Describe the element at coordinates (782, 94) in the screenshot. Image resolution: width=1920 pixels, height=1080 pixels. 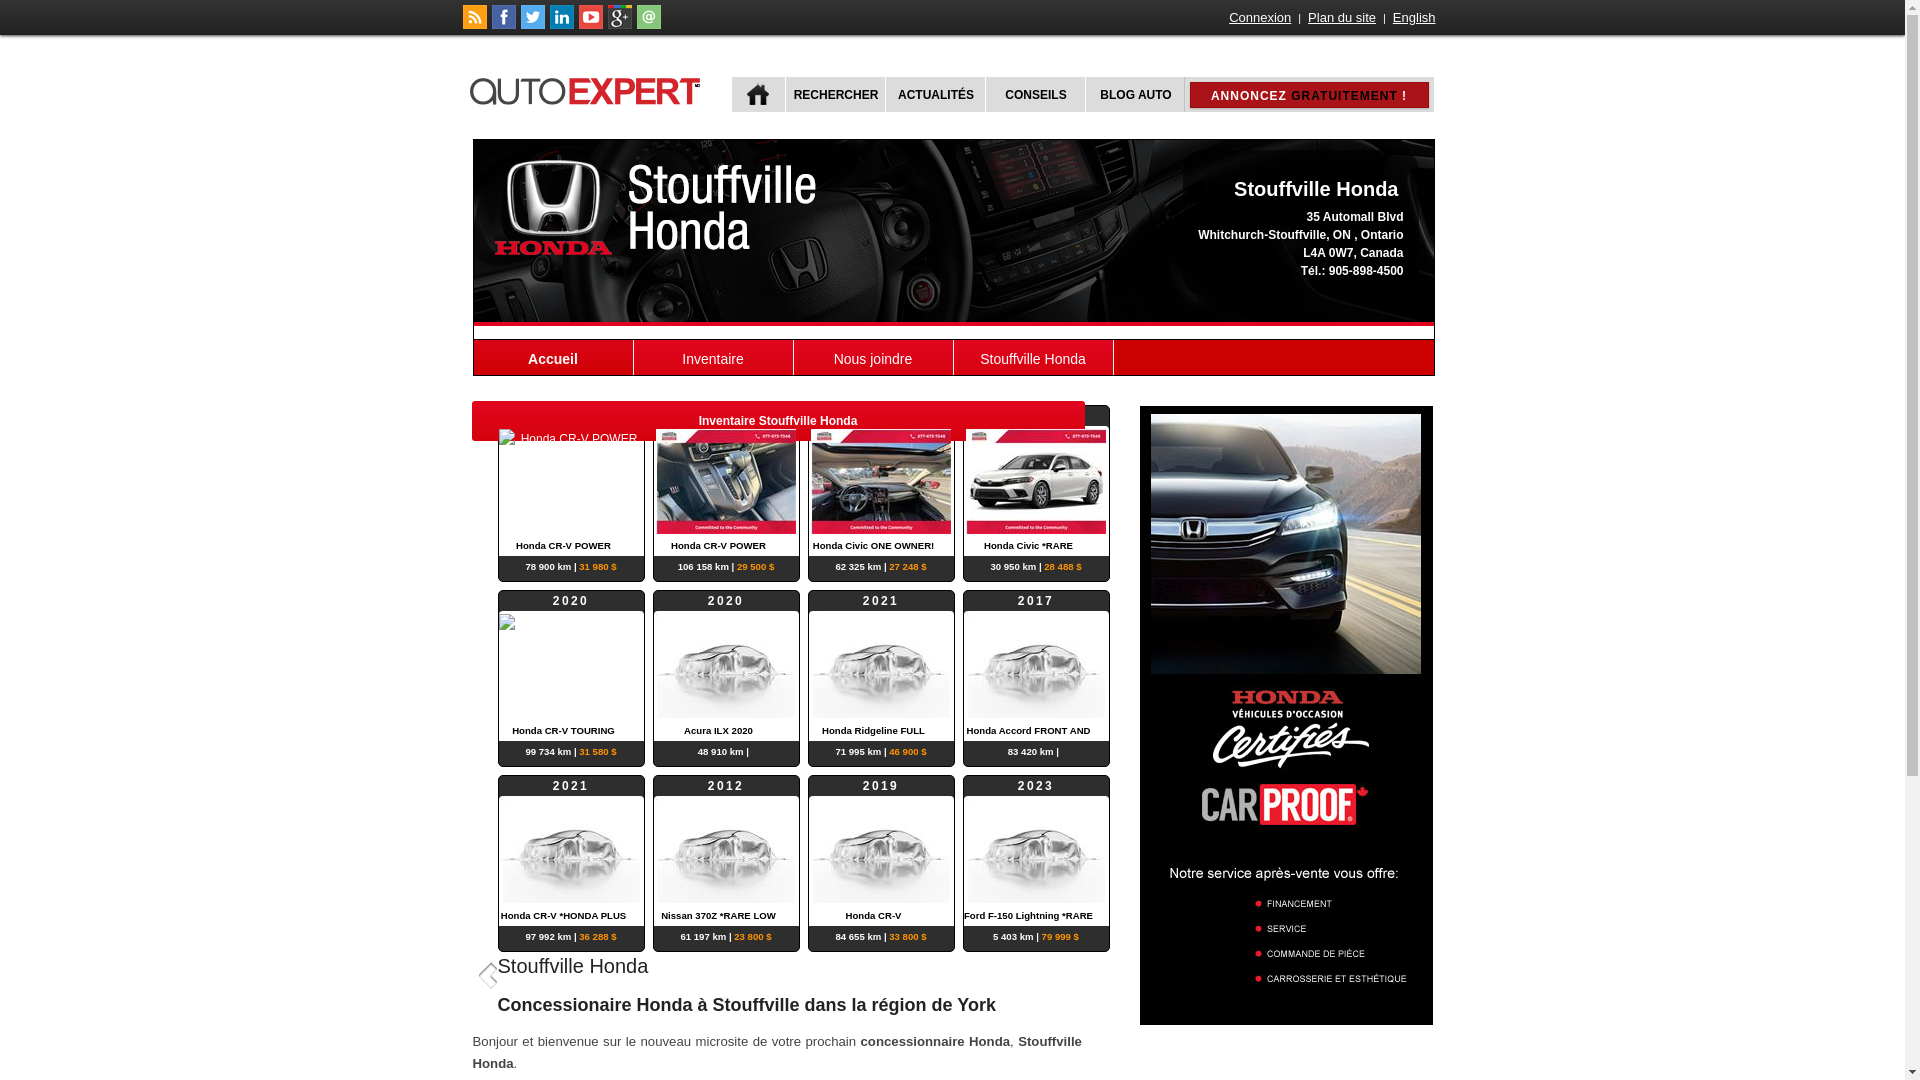
I see `'RECHERCHER'` at that location.